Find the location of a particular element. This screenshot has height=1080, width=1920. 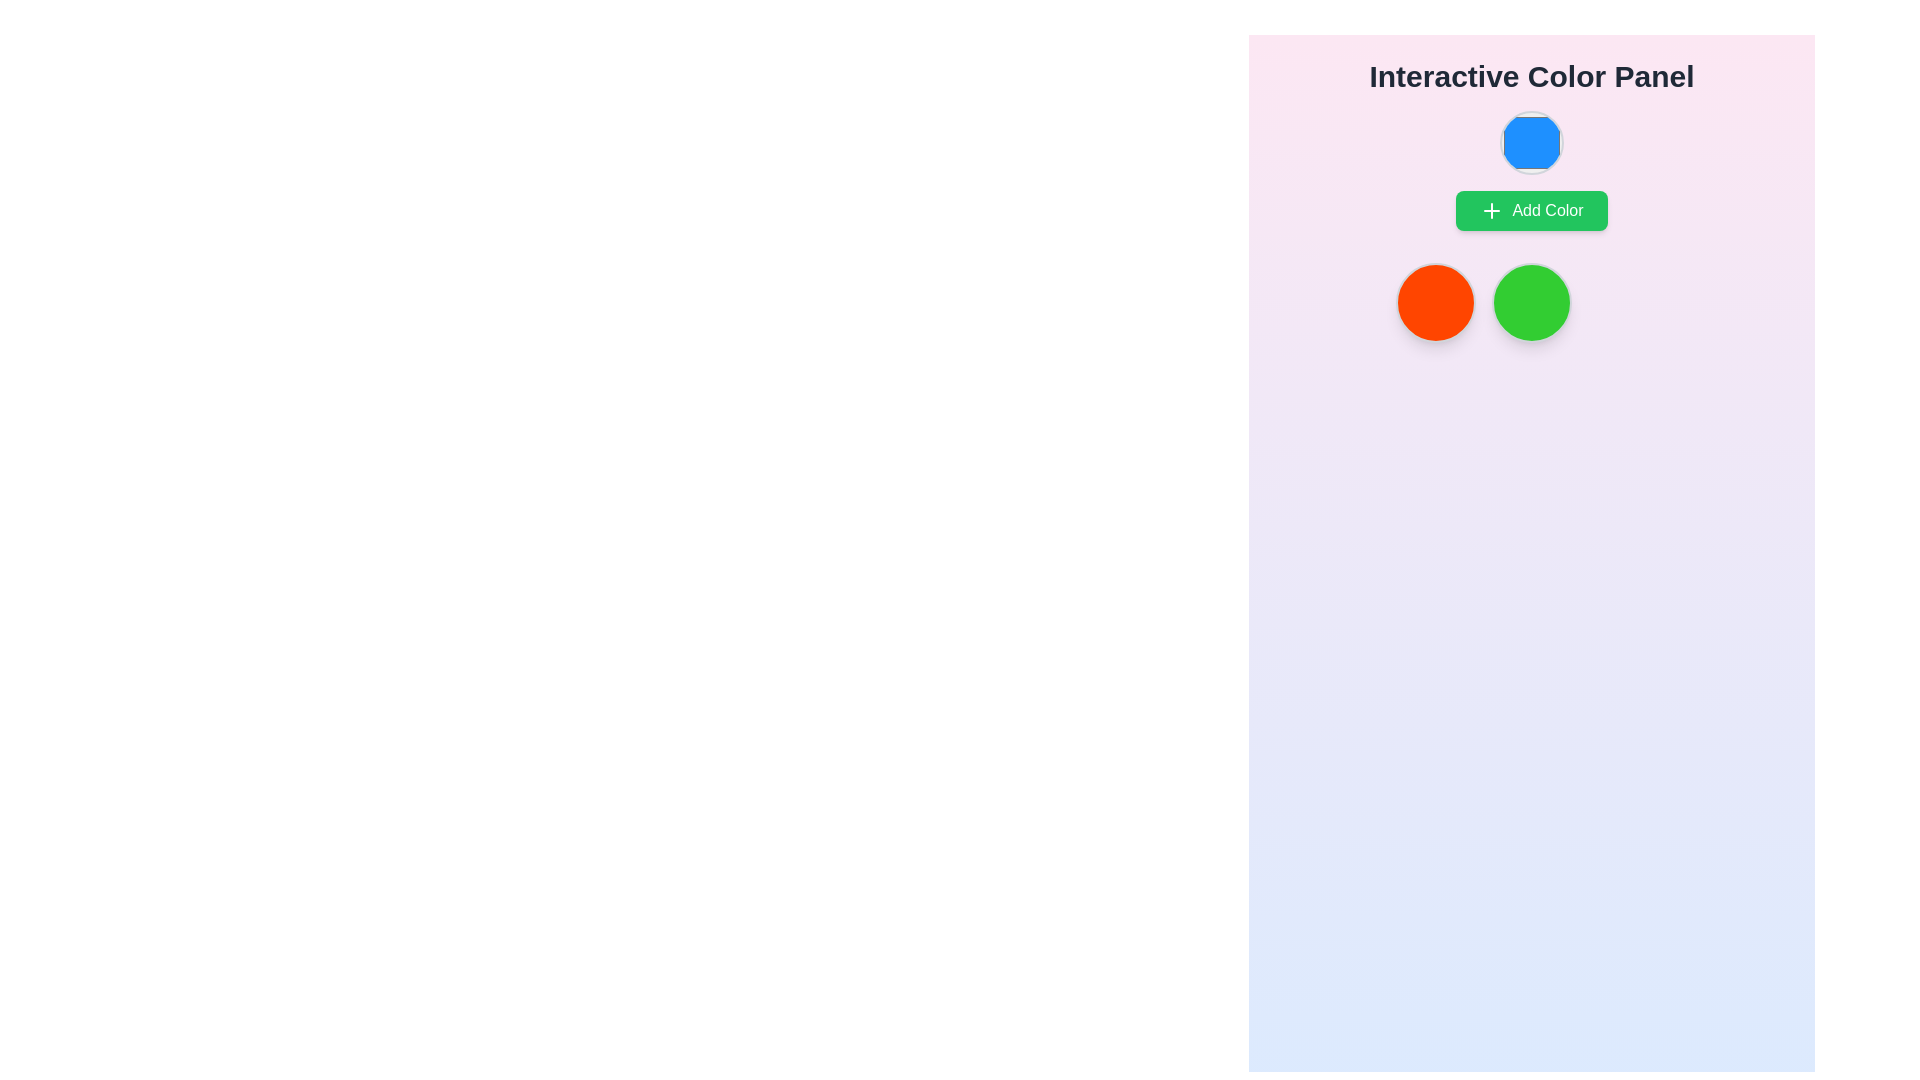

the circular color display component, which is a blue-filled circle located above the green 'Add Color' button is located at coordinates (1530, 169).